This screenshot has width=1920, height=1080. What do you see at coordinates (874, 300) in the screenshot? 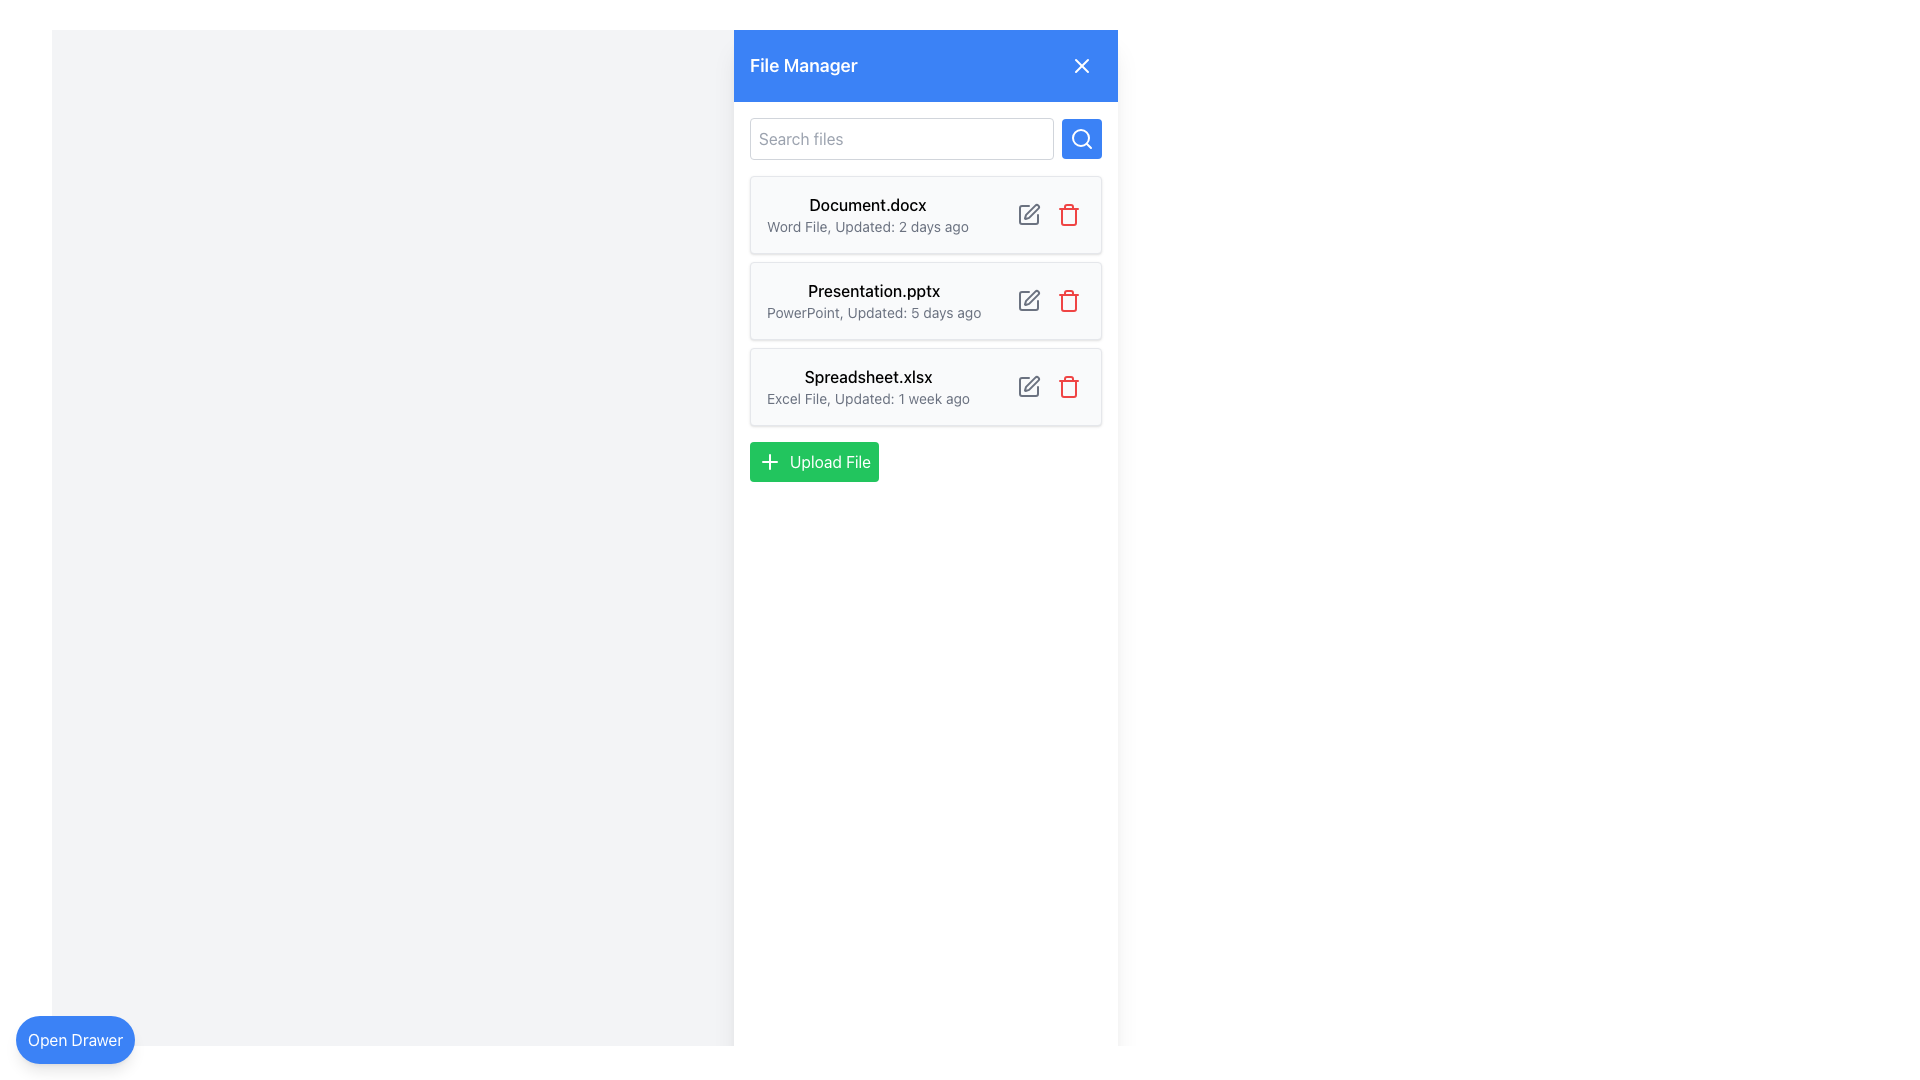
I see `the Text label displaying 'Presentation.pptx' in the File Manager interface, located between 'Document.docx' and 'Spreadsheet.xlsx'` at bounding box center [874, 300].